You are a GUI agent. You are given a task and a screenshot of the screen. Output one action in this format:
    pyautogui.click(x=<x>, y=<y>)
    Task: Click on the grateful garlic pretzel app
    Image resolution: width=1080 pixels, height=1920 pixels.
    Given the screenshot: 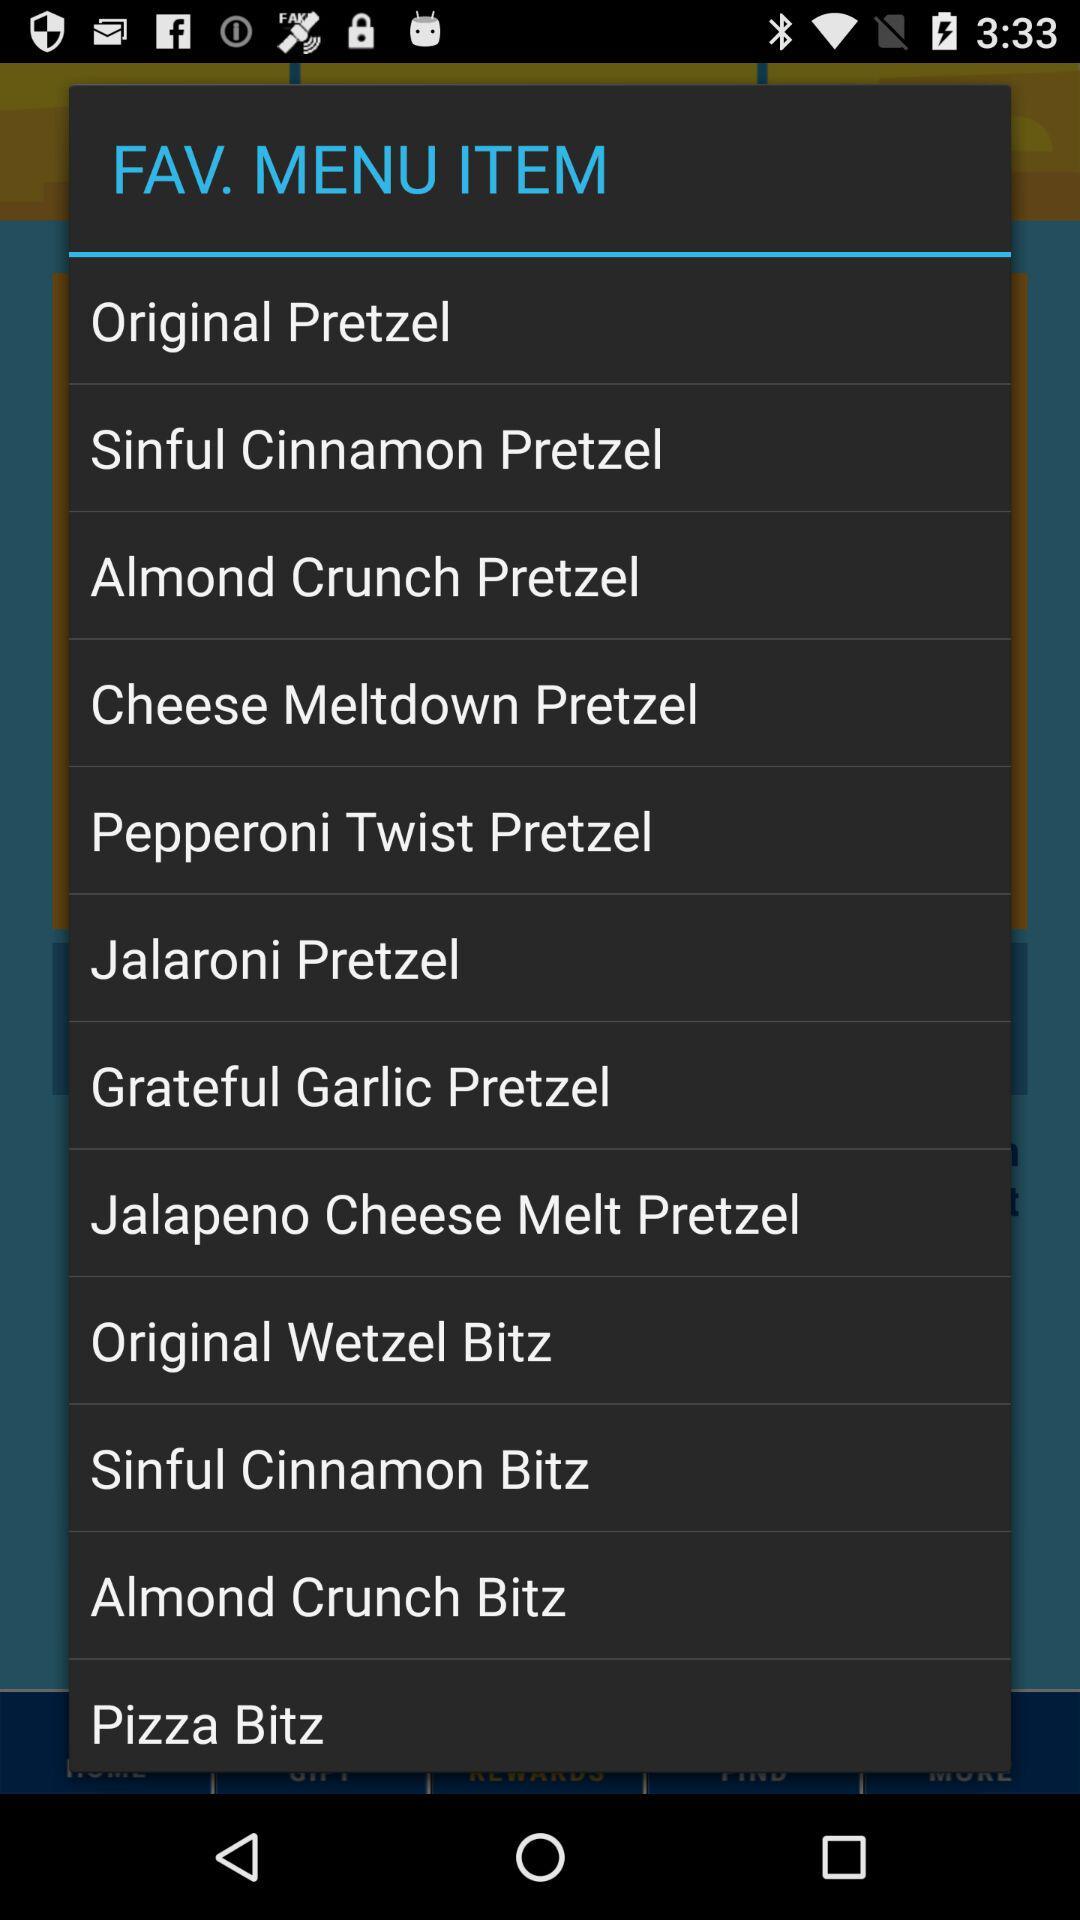 What is the action you would take?
    pyautogui.click(x=540, y=1084)
    